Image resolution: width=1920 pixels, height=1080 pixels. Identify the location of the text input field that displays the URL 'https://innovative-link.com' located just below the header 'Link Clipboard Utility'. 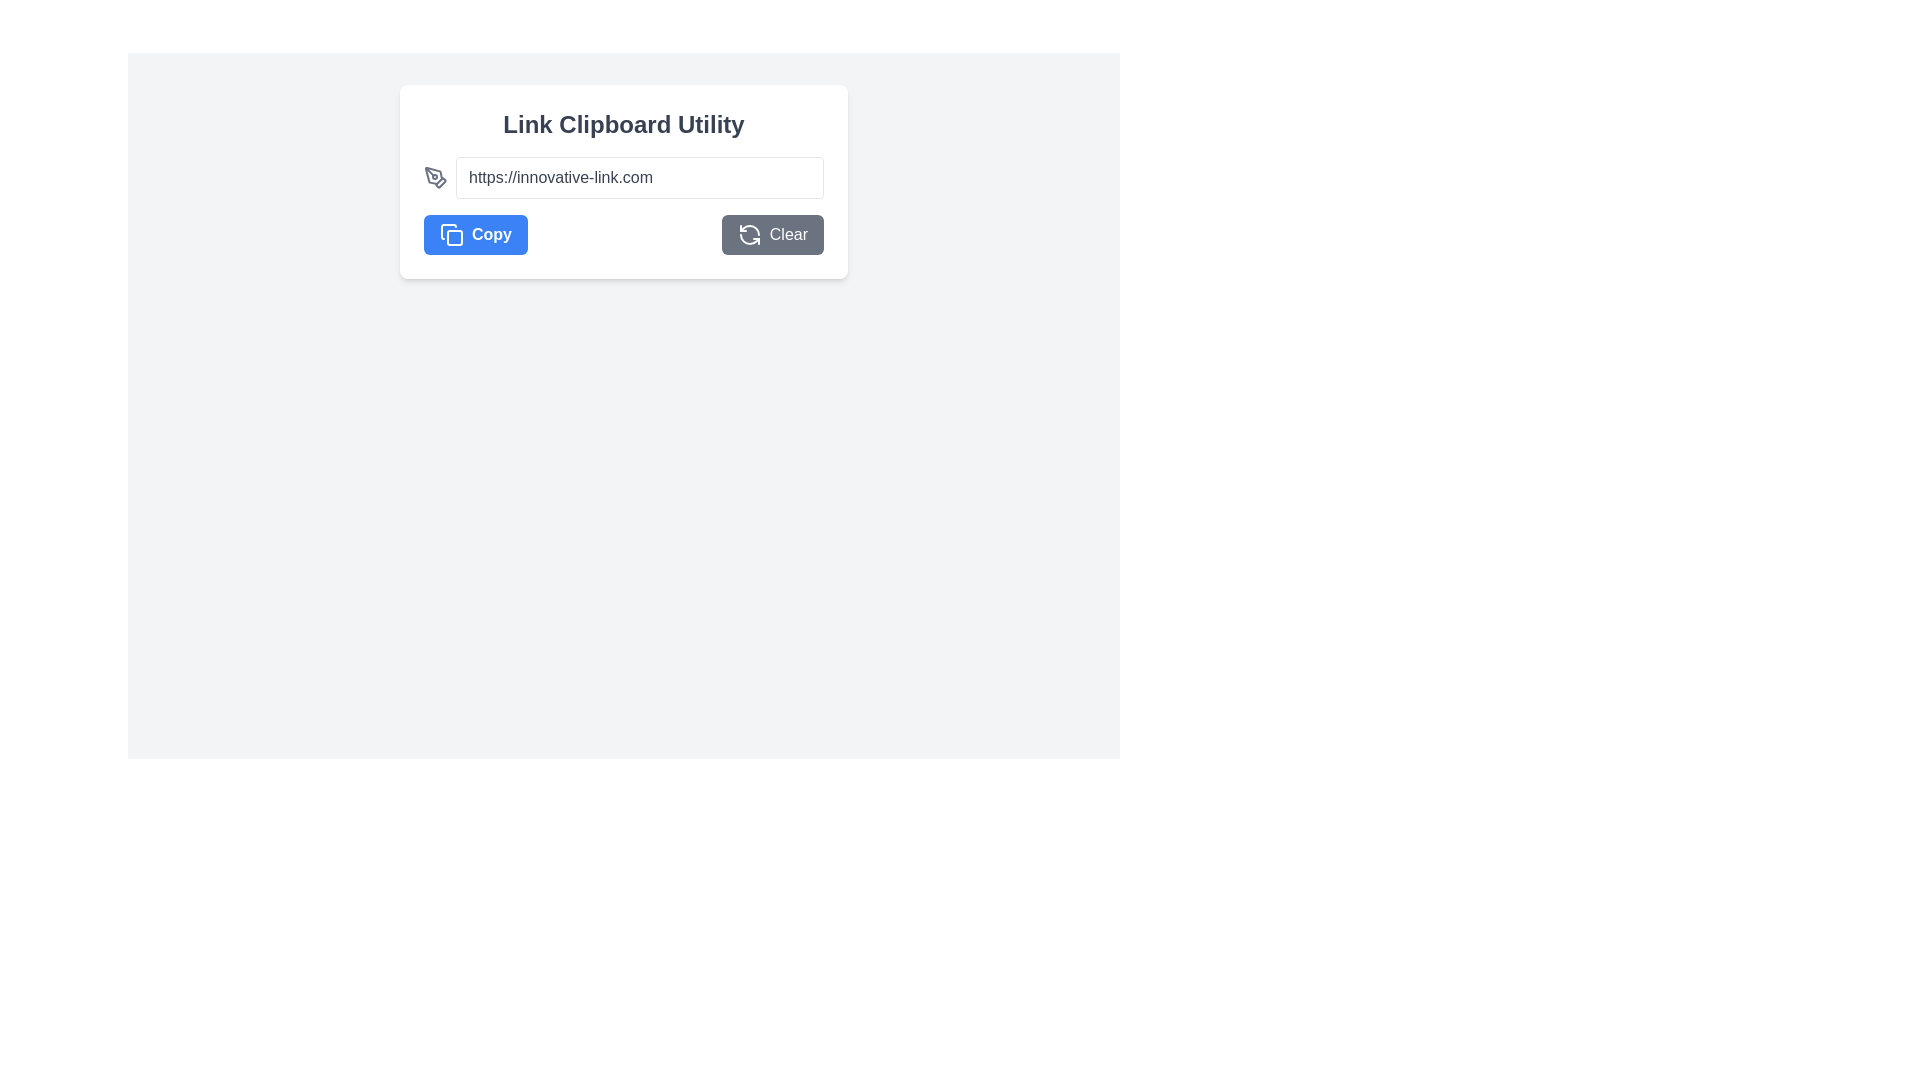
(638, 176).